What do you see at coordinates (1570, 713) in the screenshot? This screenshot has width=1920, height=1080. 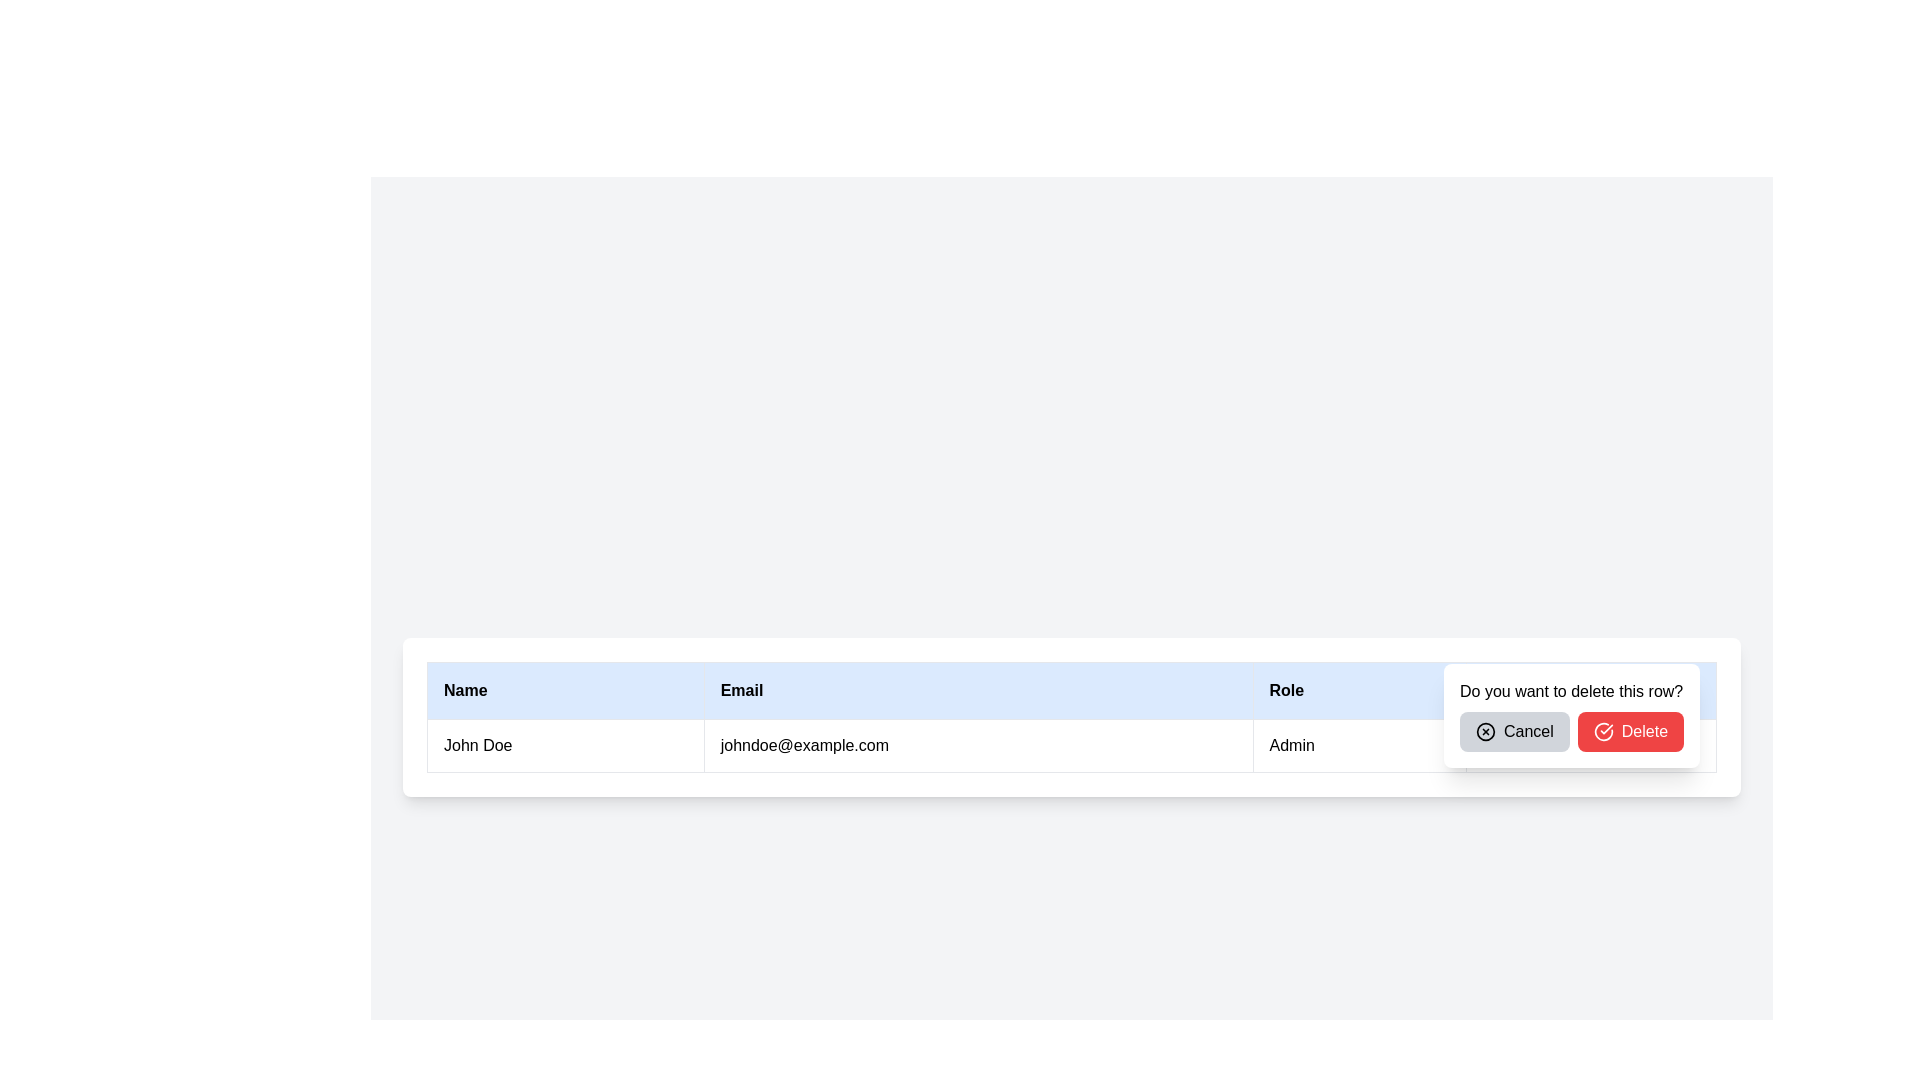 I see `the 'Cancel' button on the Popup confirmation dialog that appears for deleting a table row containing 'John Doe'` at bounding box center [1570, 713].